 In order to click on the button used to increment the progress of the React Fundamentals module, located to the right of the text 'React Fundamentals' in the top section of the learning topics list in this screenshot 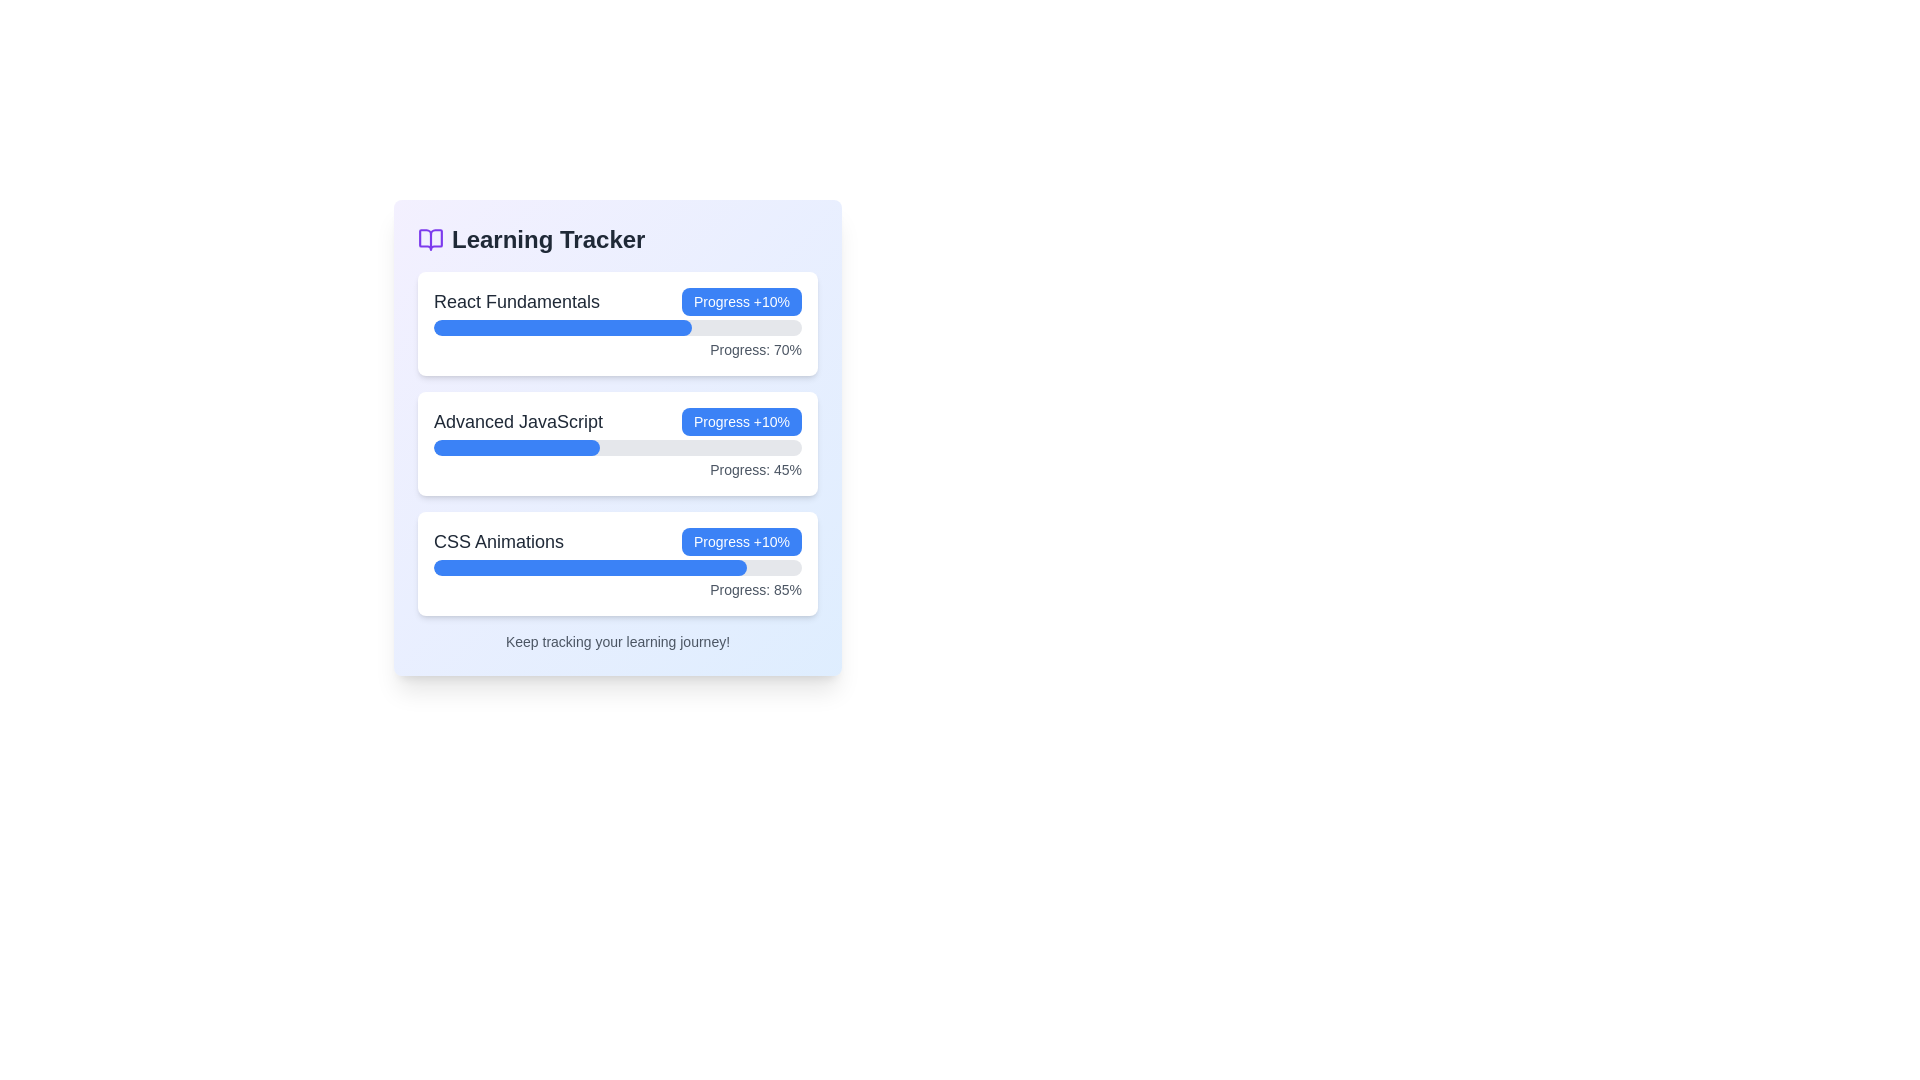, I will do `click(740, 301)`.